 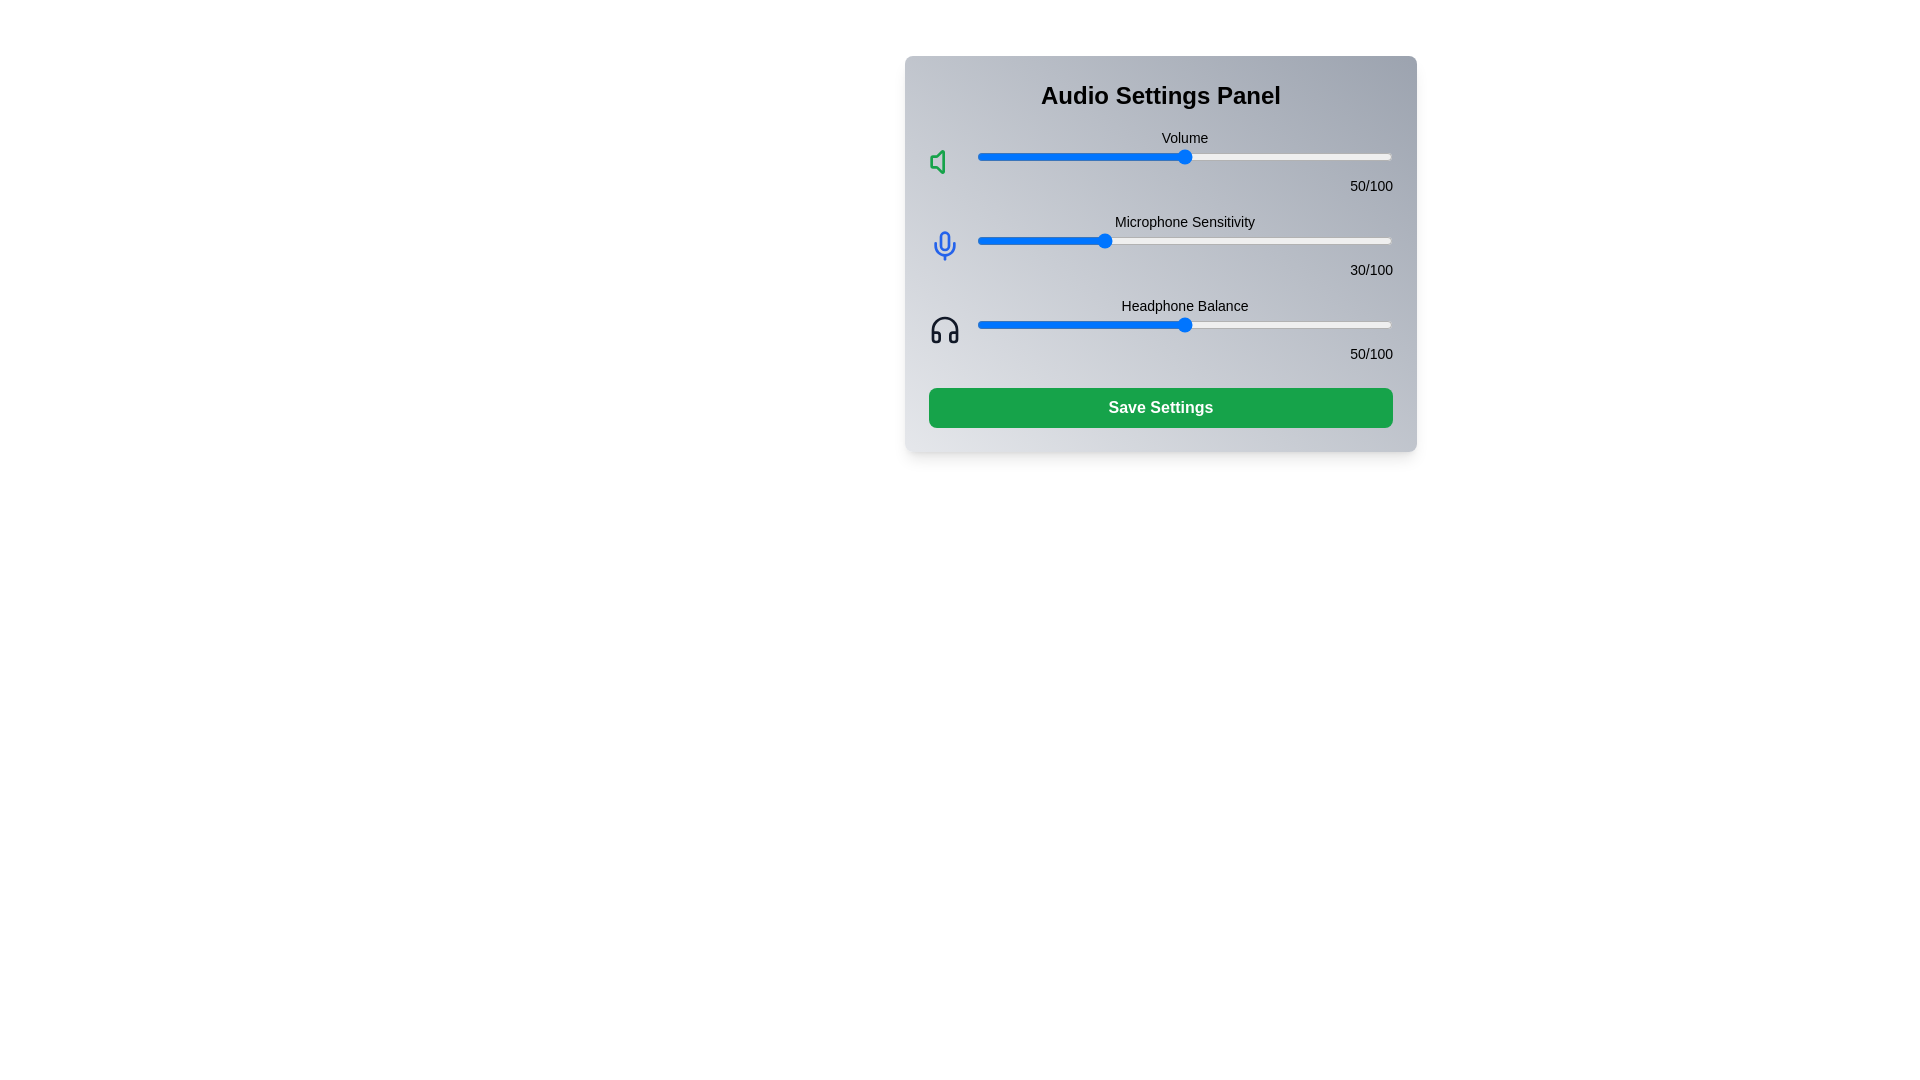 I want to click on the microphone sensitivity, so click(x=1079, y=239).